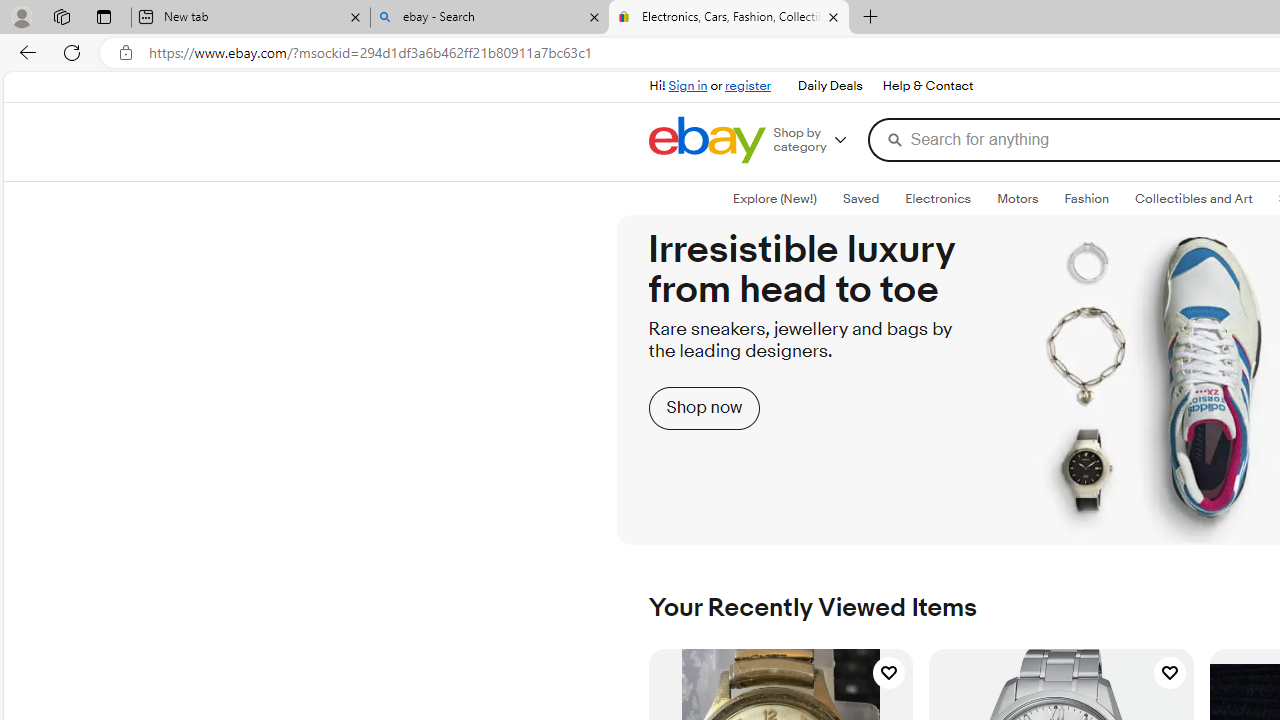 Image resolution: width=1280 pixels, height=720 pixels. Describe the element at coordinates (1085, 199) in the screenshot. I see `'Fashion'` at that location.